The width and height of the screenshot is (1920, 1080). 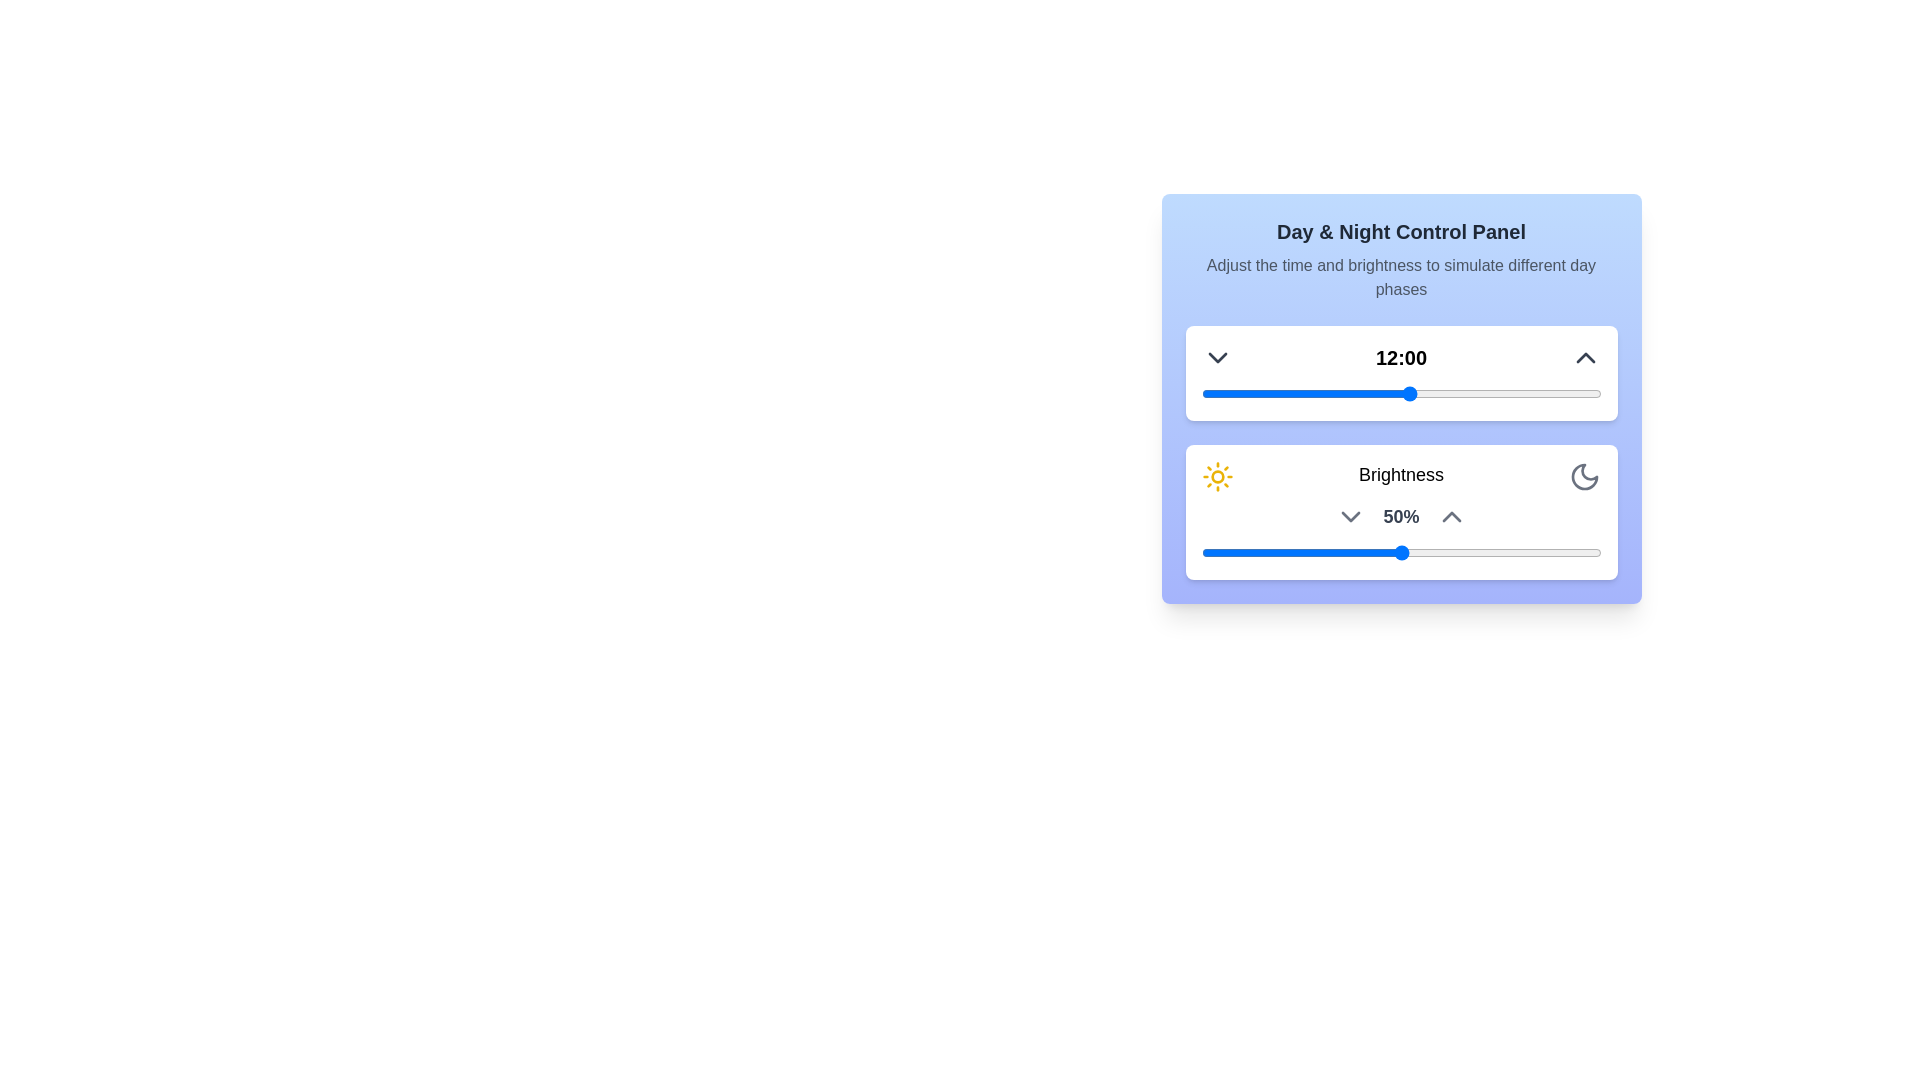 What do you see at coordinates (1565, 393) in the screenshot?
I see `the time` at bounding box center [1565, 393].